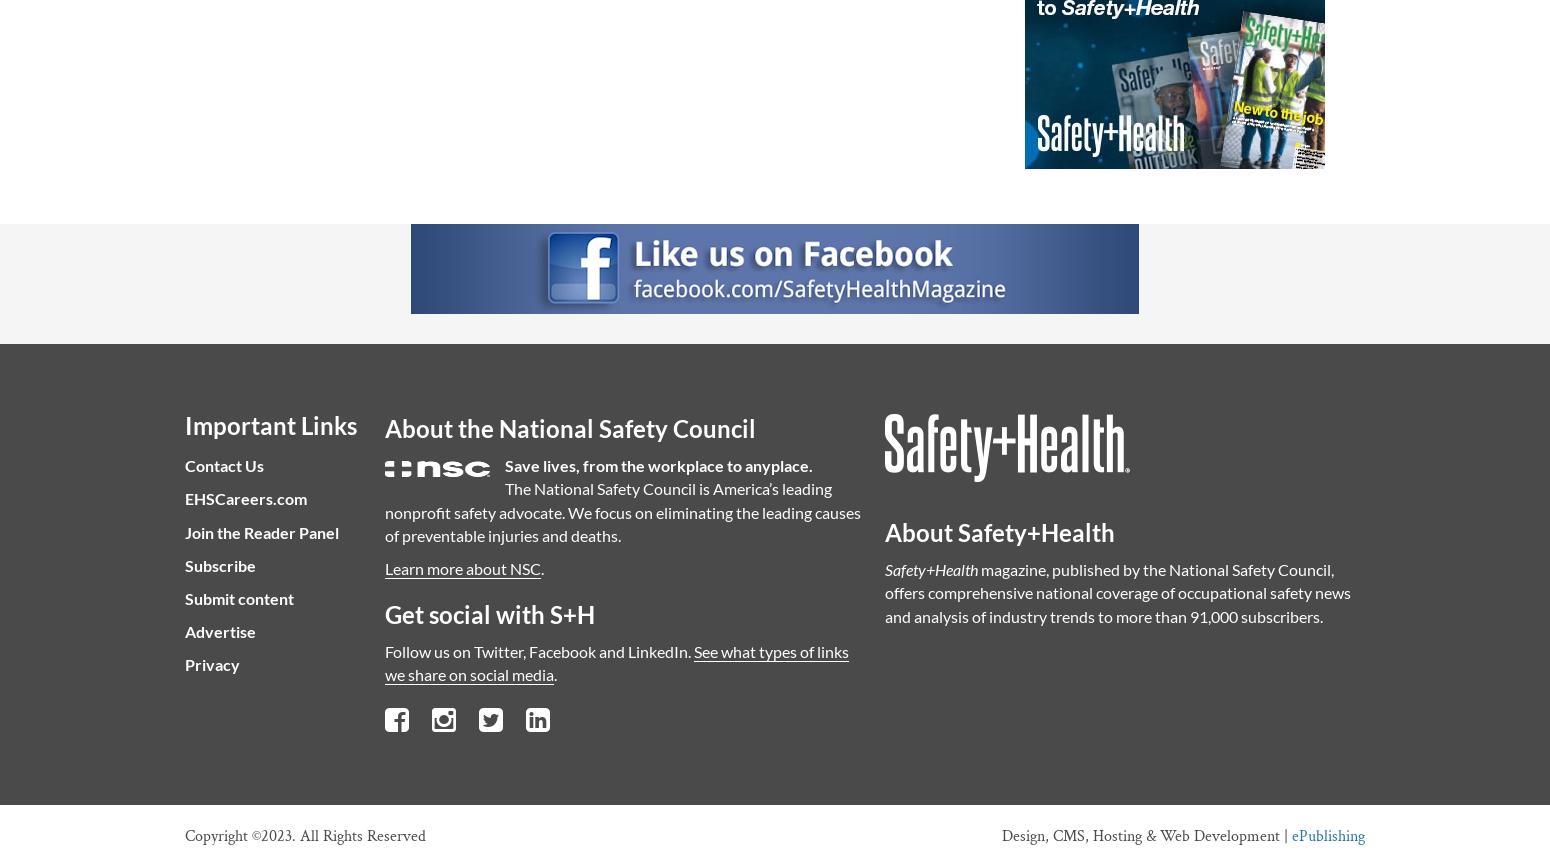  What do you see at coordinates (384, 614) in the screenshot?
I see `'Get social with S+H'` at bounding box center [384, 614].